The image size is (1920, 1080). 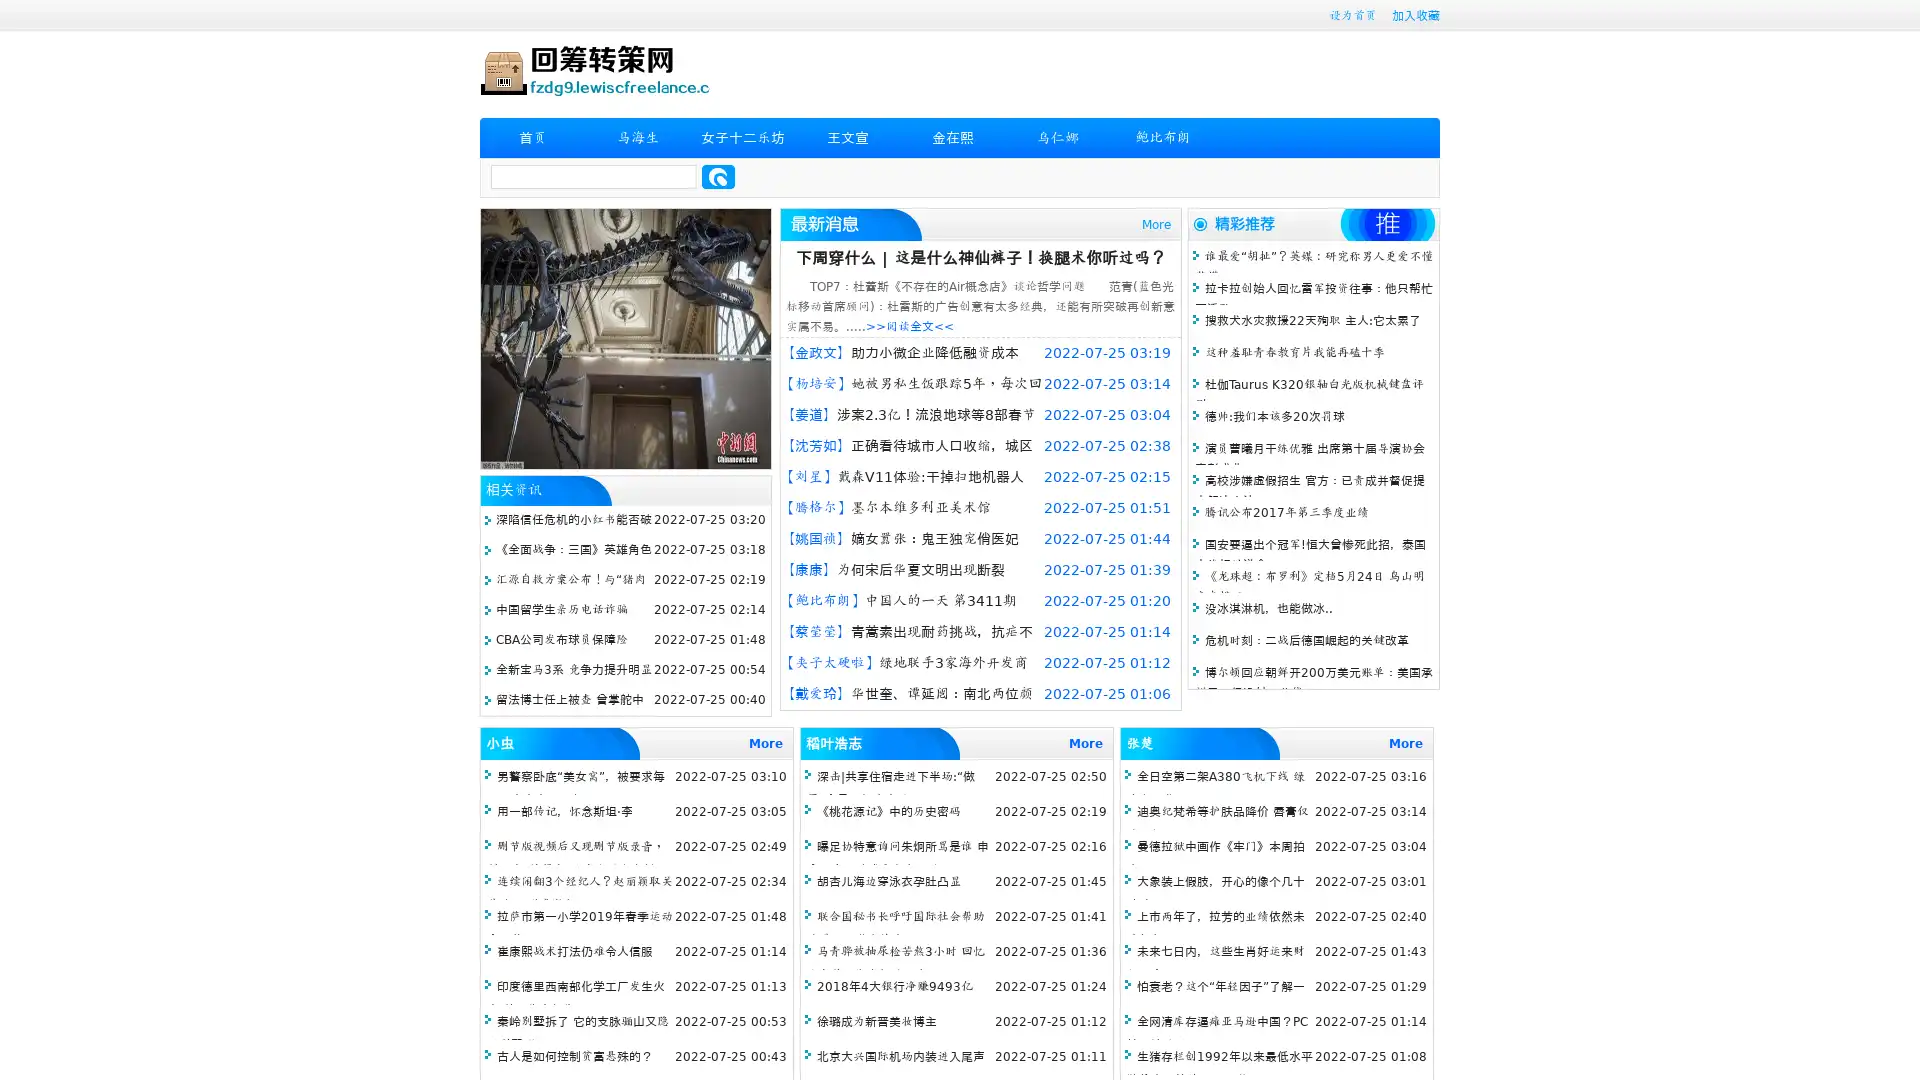 I want to click on Search, so click(x=718, y=176).